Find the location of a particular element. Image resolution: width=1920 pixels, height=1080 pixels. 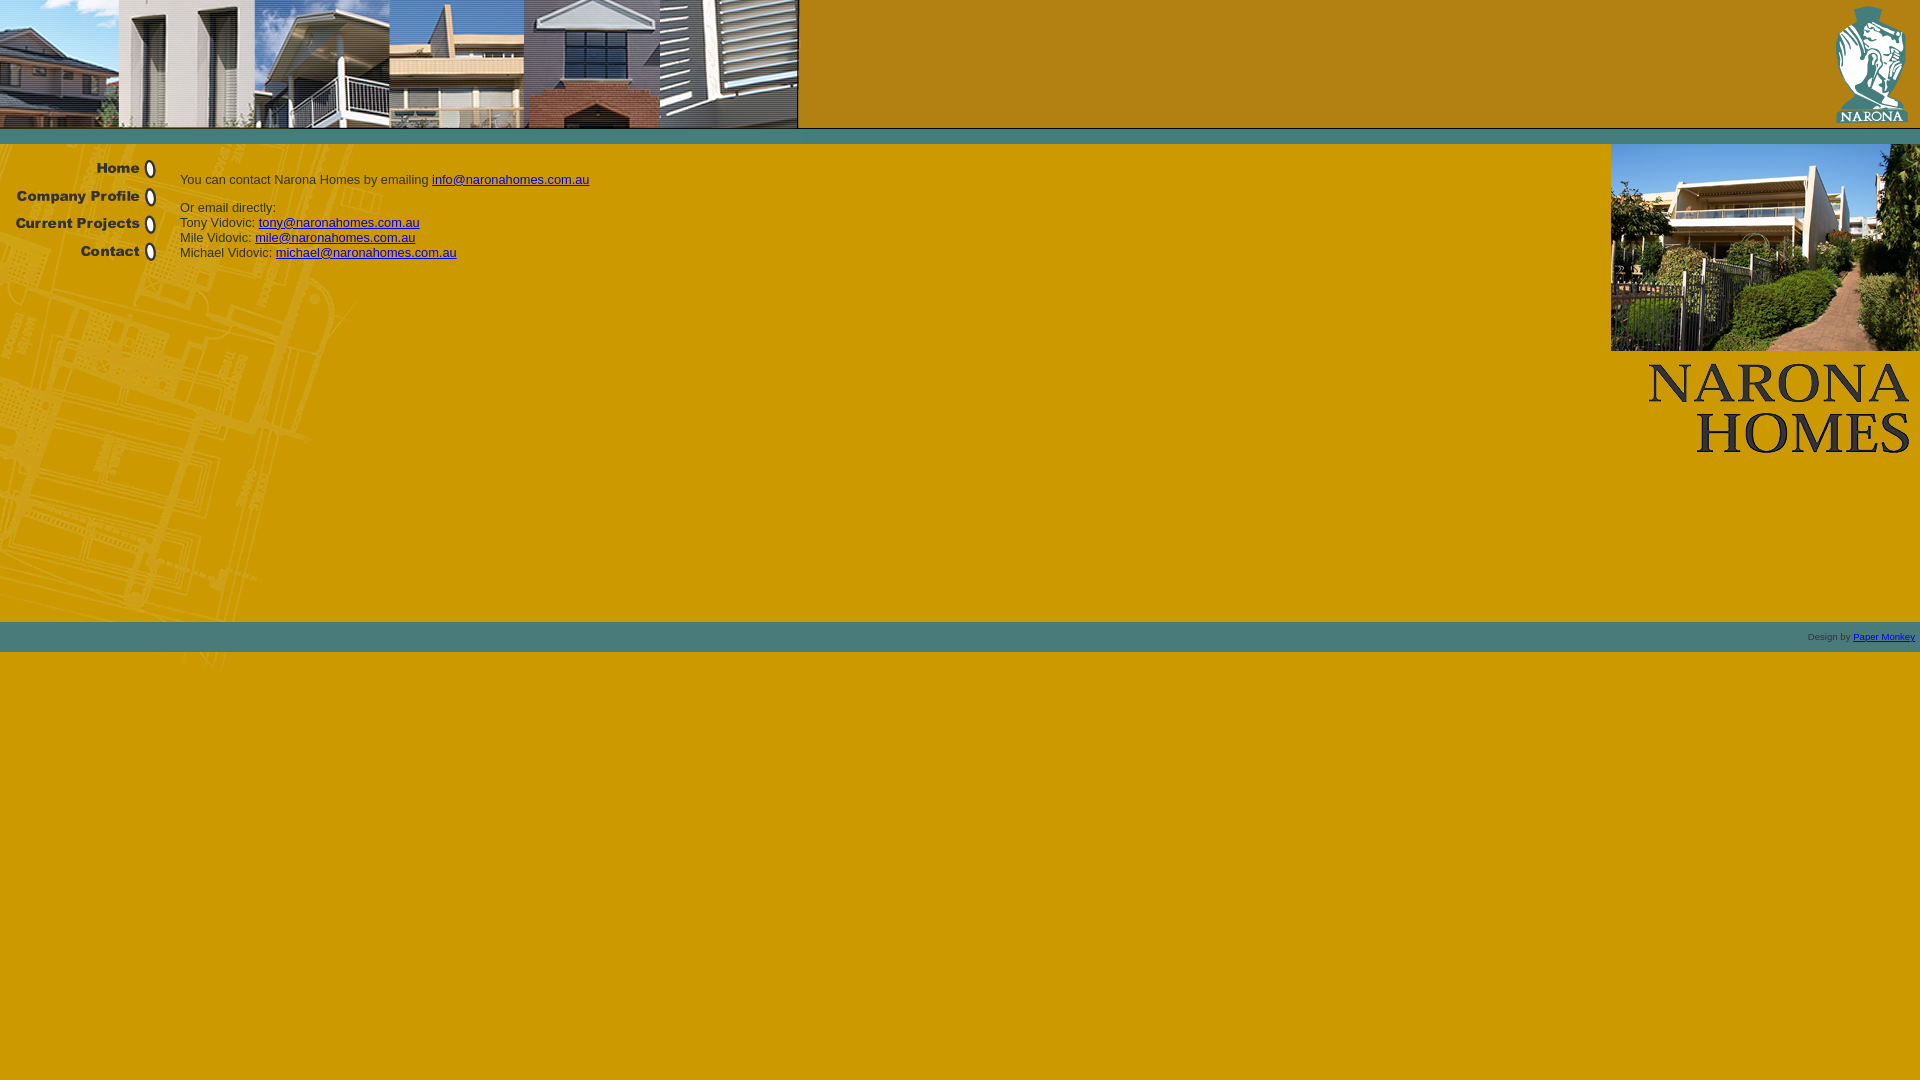

'michael@naronahomes.com.au' is located at coordinates (366, 251).